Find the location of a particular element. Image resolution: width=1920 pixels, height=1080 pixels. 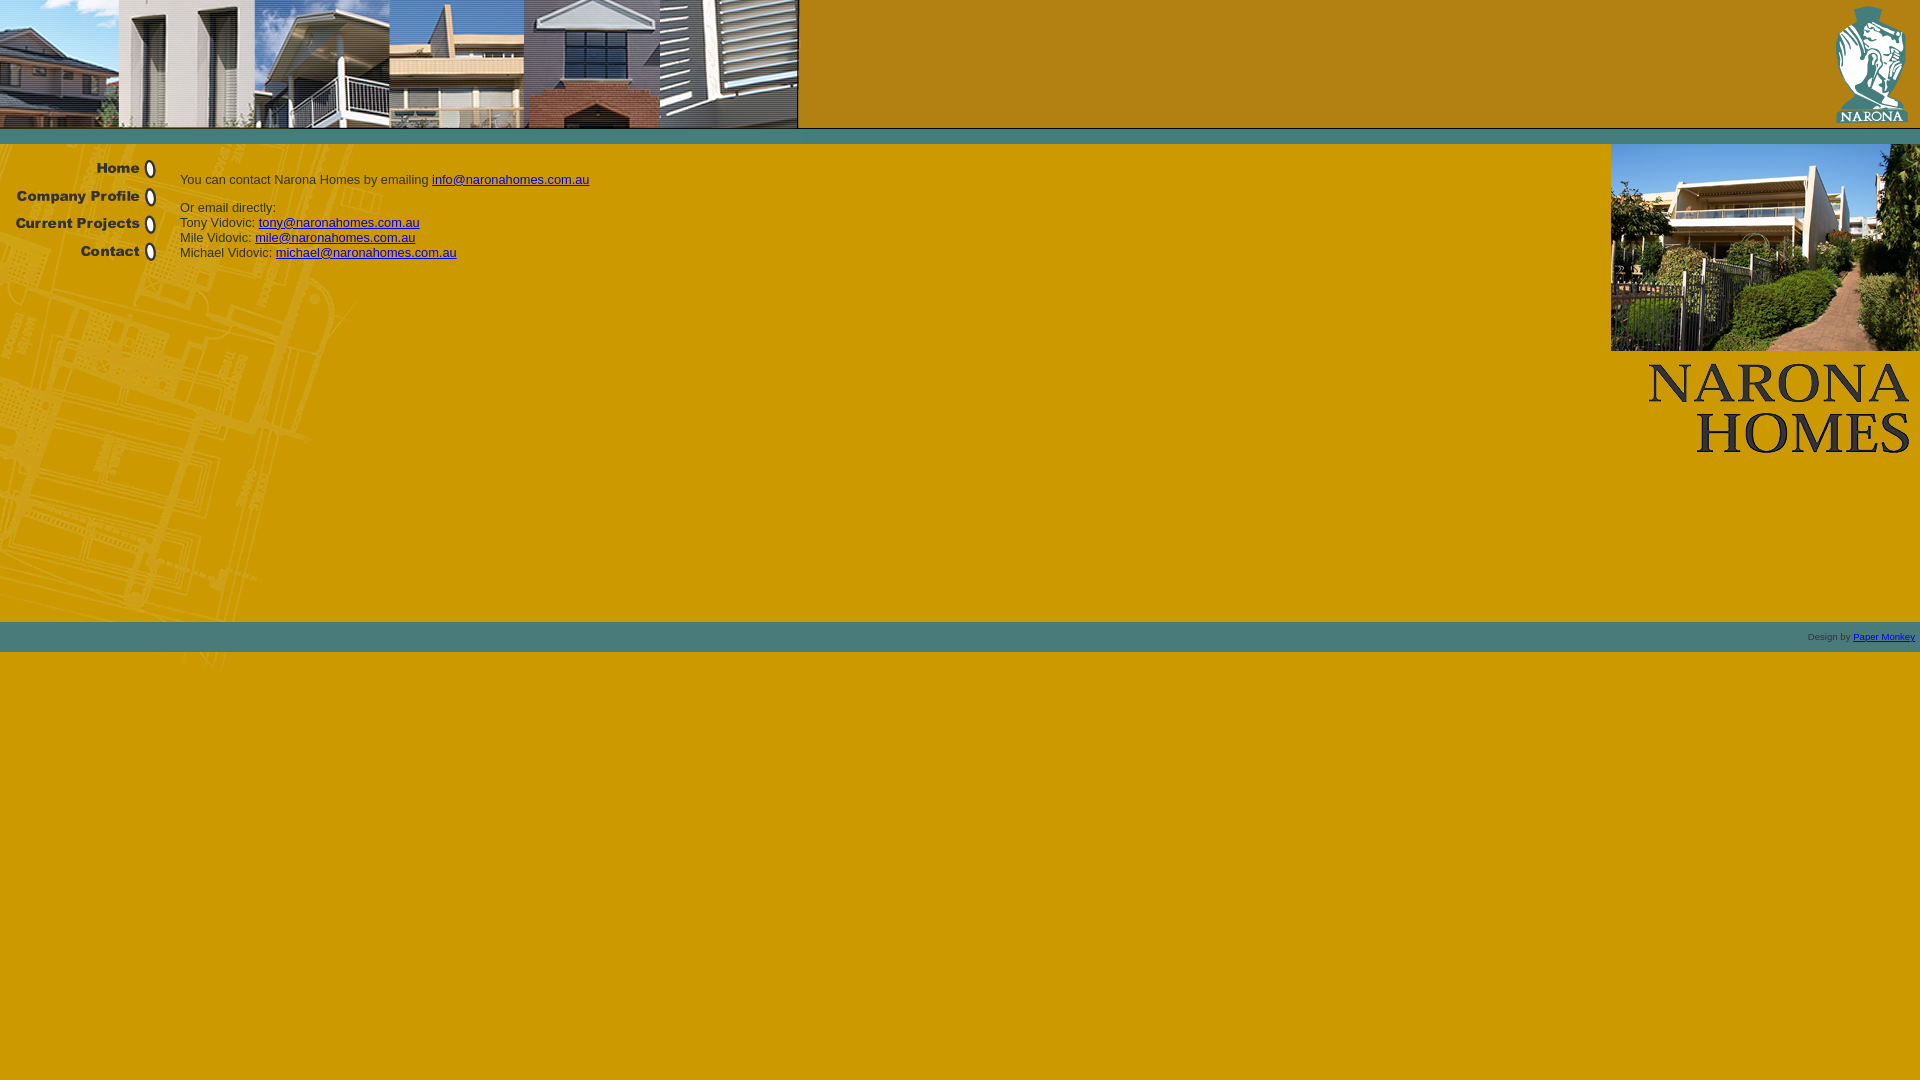

'michael@naronahomes.com.au' is located at coordinates (366, 251).